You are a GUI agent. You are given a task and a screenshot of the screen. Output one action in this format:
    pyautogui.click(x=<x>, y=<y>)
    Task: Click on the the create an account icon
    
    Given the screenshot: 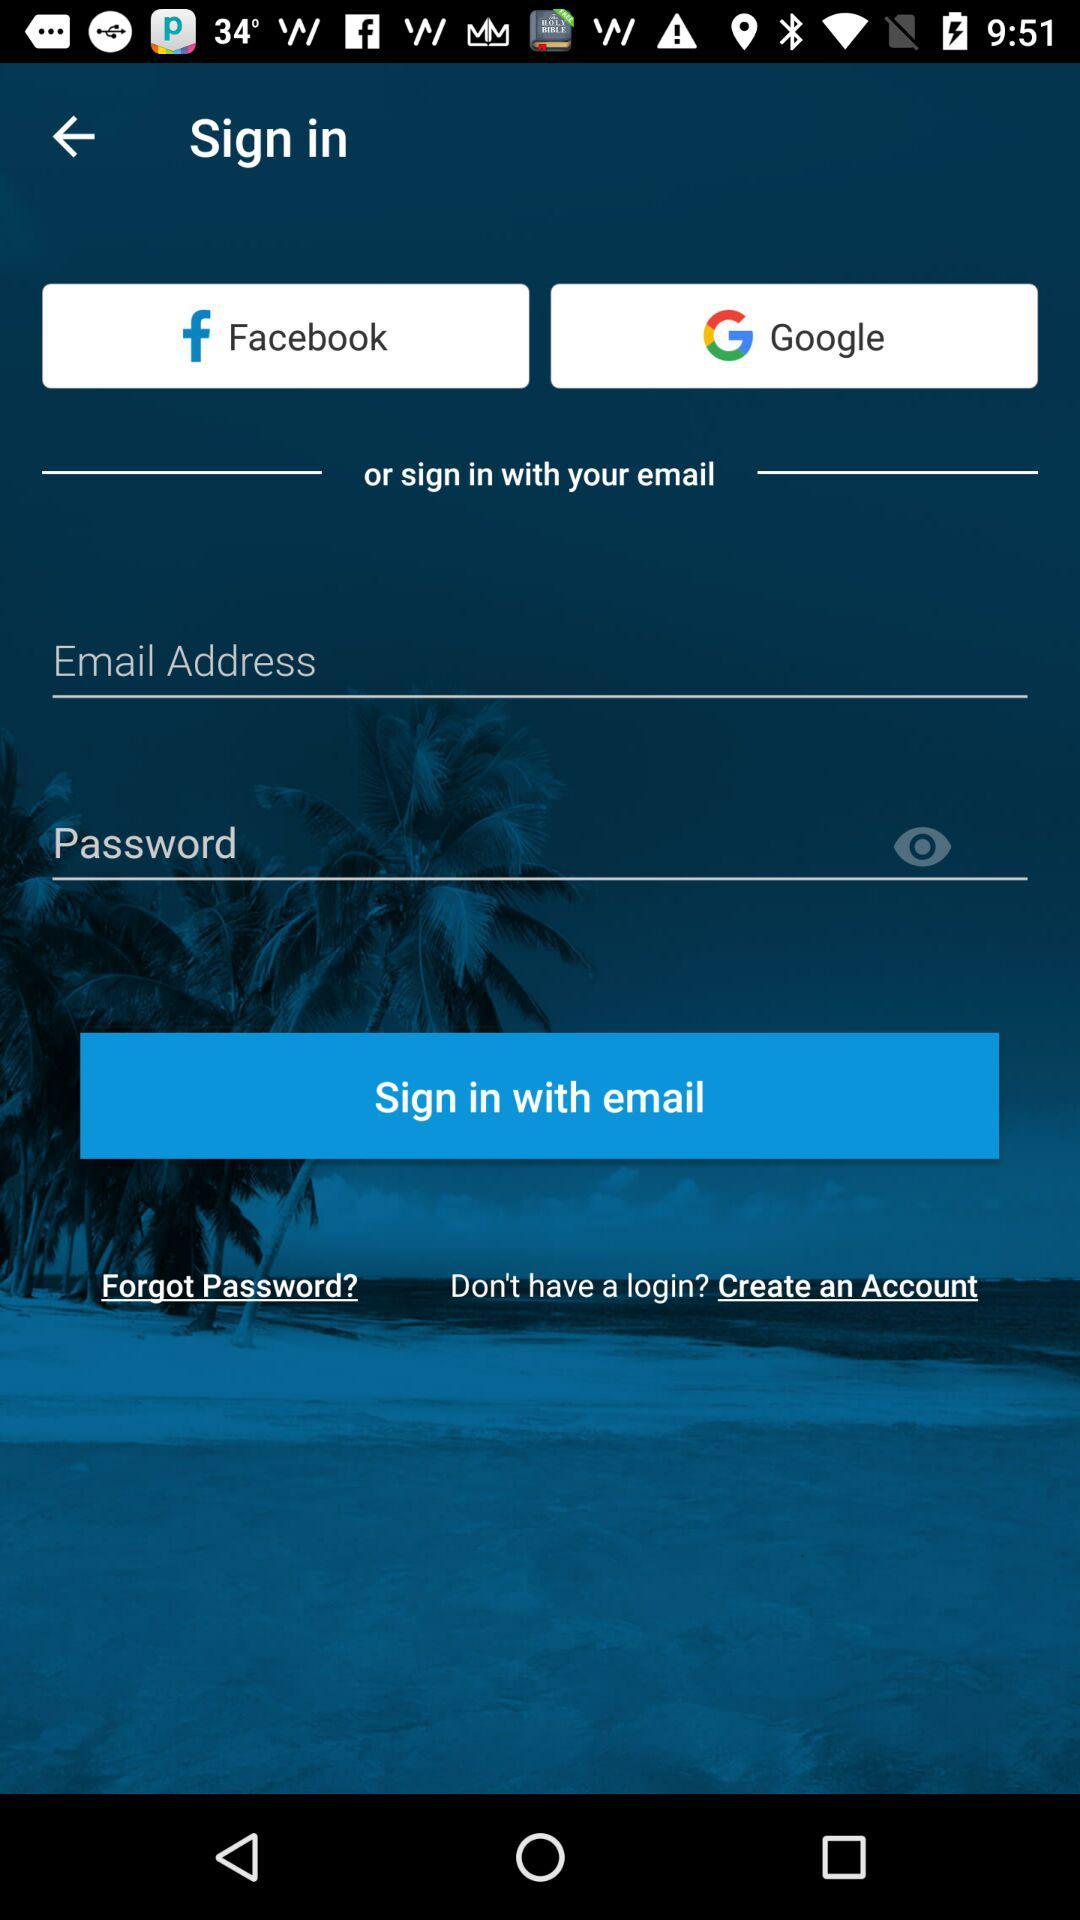 What is the action you would take?
    pyautogui.click(x=854, y=1284)
    